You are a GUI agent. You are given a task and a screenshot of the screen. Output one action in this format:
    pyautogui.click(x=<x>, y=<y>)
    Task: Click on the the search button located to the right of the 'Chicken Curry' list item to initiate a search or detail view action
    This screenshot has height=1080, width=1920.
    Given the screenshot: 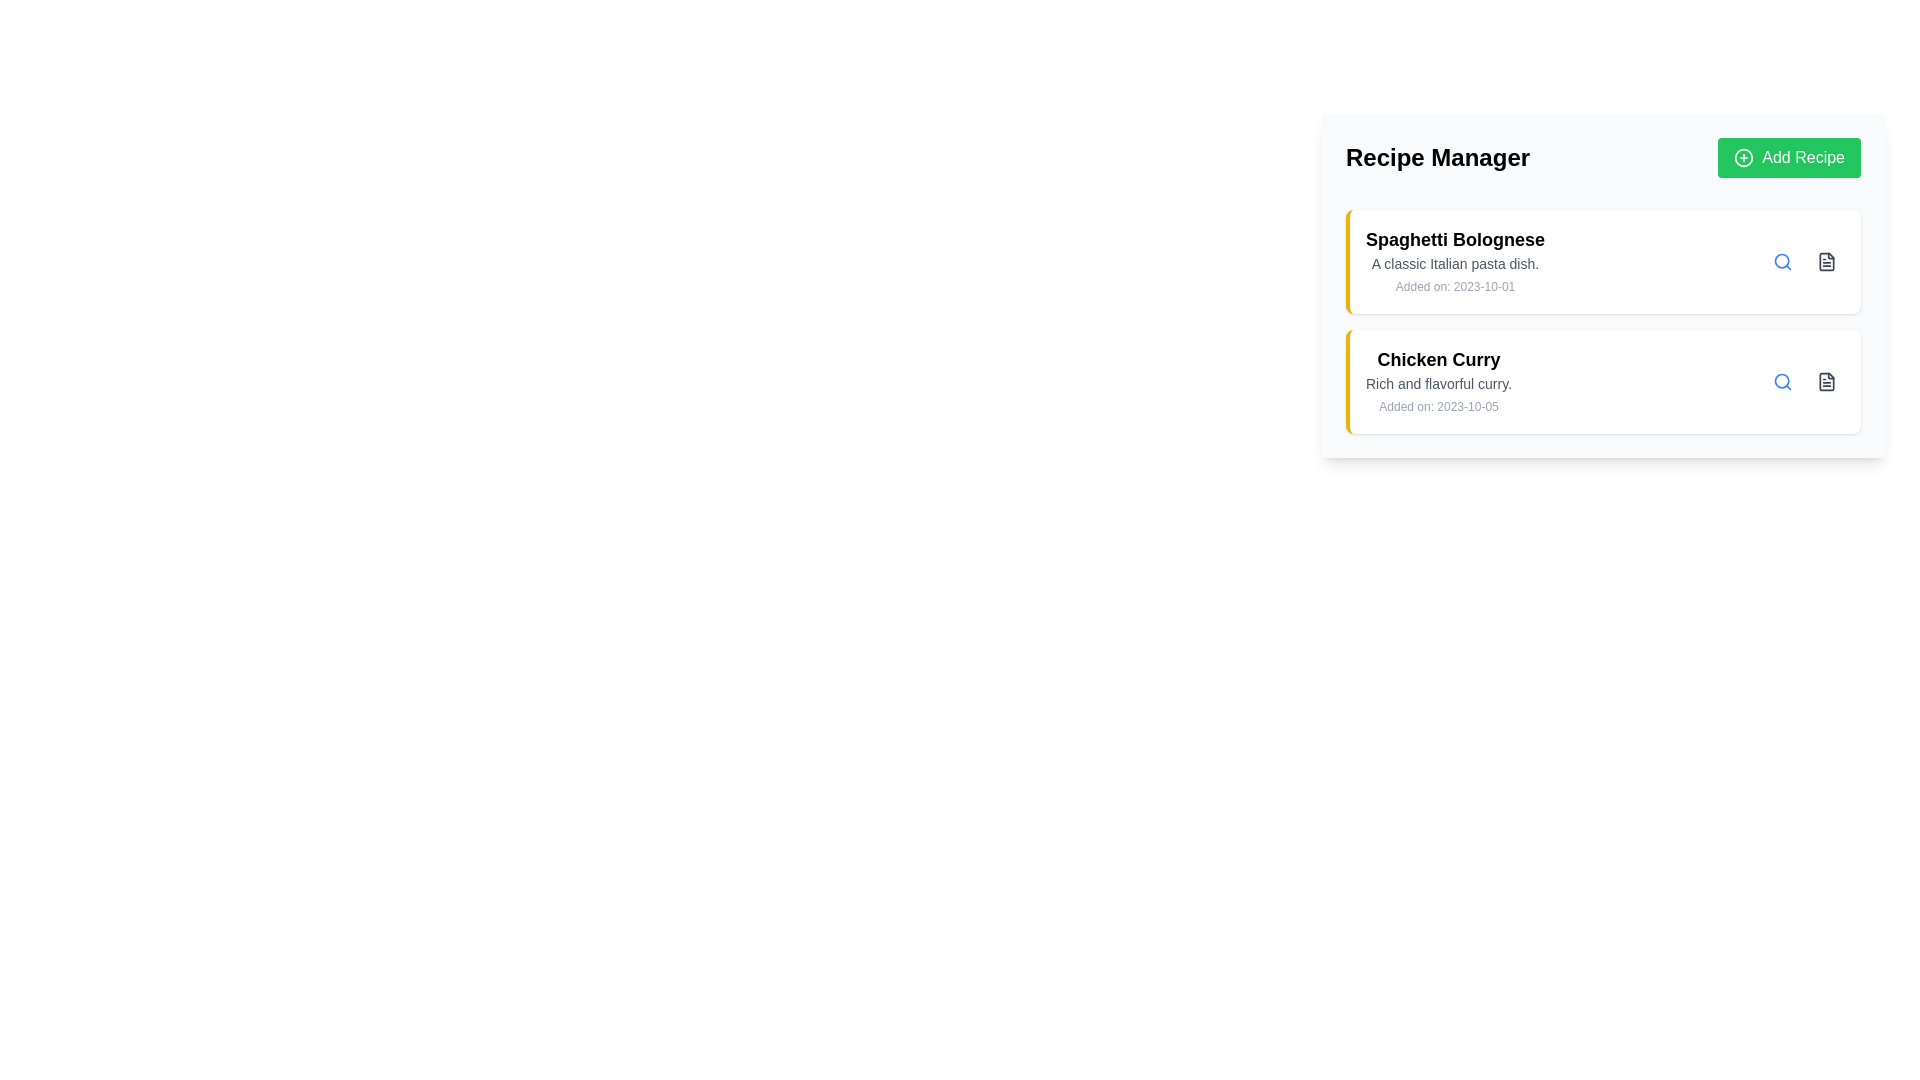 What is the action you would take?
    pyautogui.click(x=1782, y=381)
    